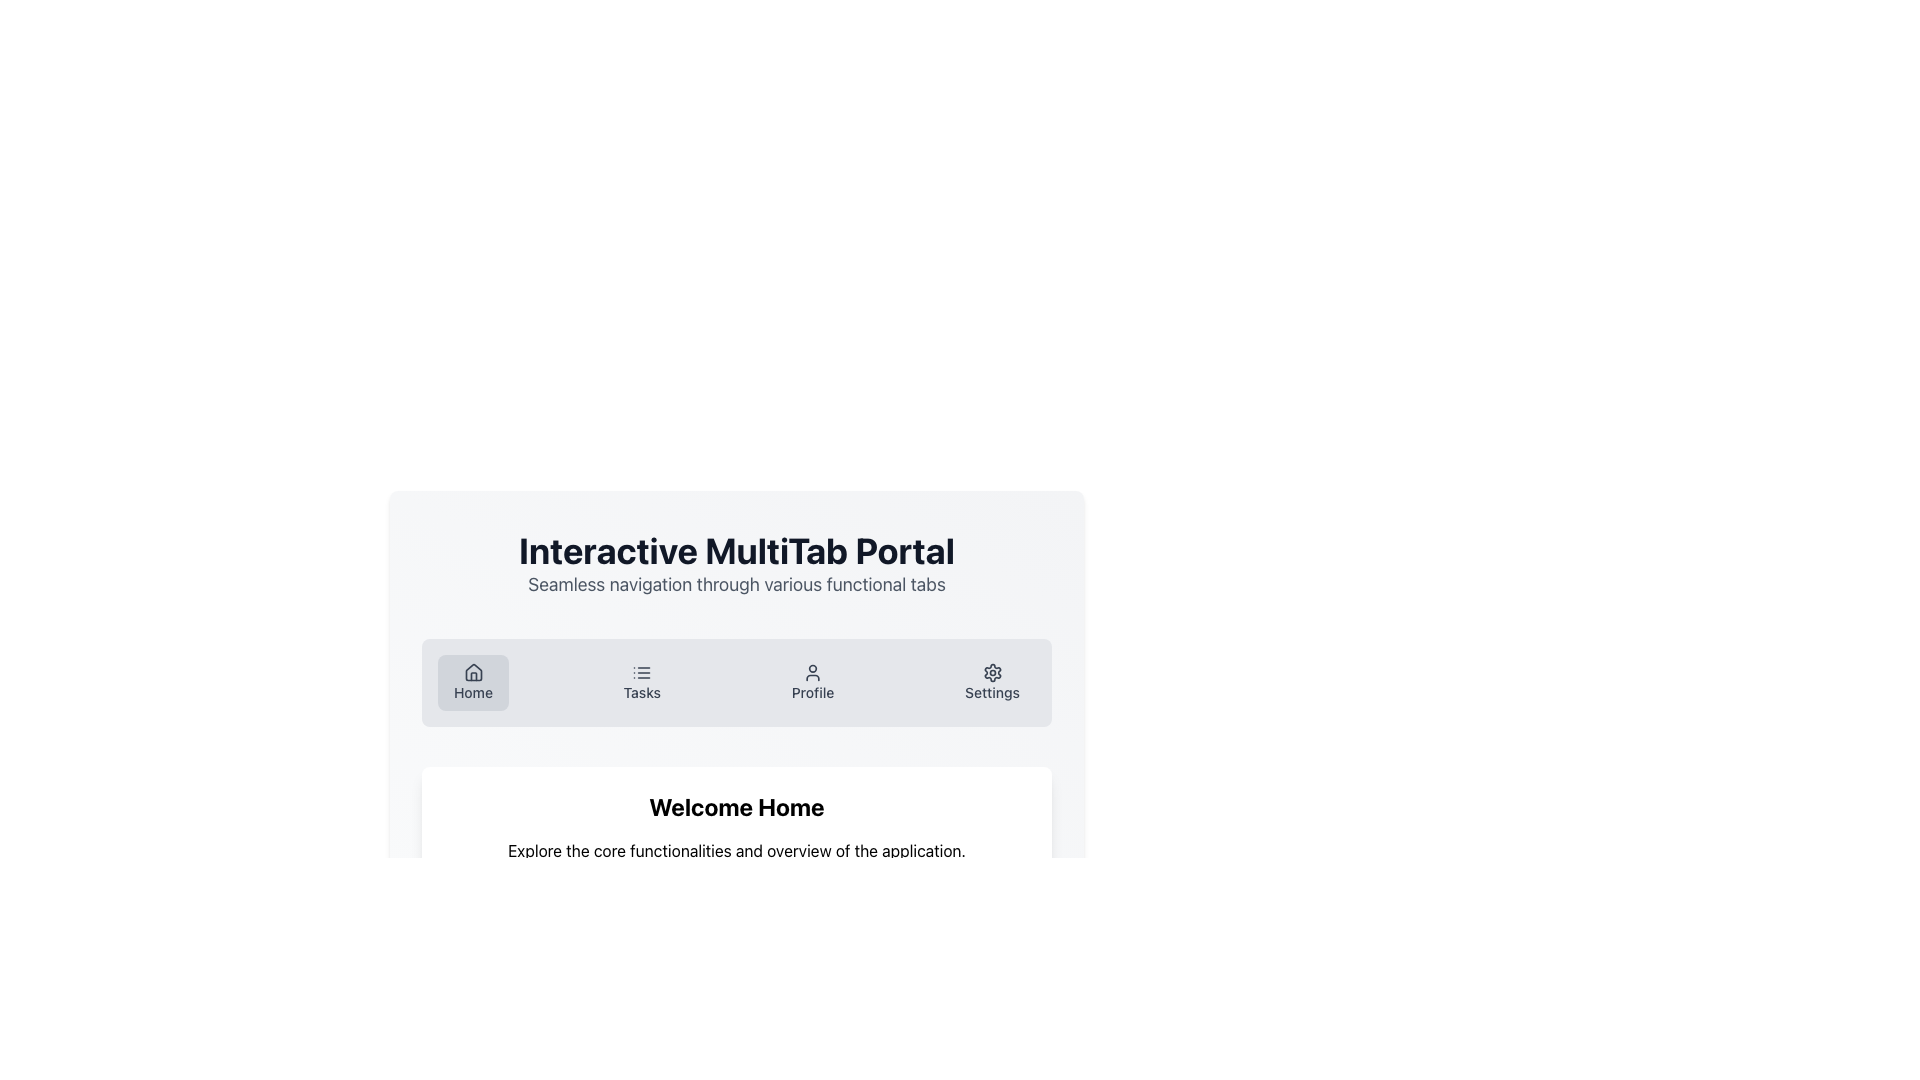 Image resolution: width=1920 pixels, height=1080 pixels. Describe the element at coordinates (472, 692) in the screenshot. I see `the 'Home' text label in the navigation bar, which is the left-most element positioned below the house icon` at that location.